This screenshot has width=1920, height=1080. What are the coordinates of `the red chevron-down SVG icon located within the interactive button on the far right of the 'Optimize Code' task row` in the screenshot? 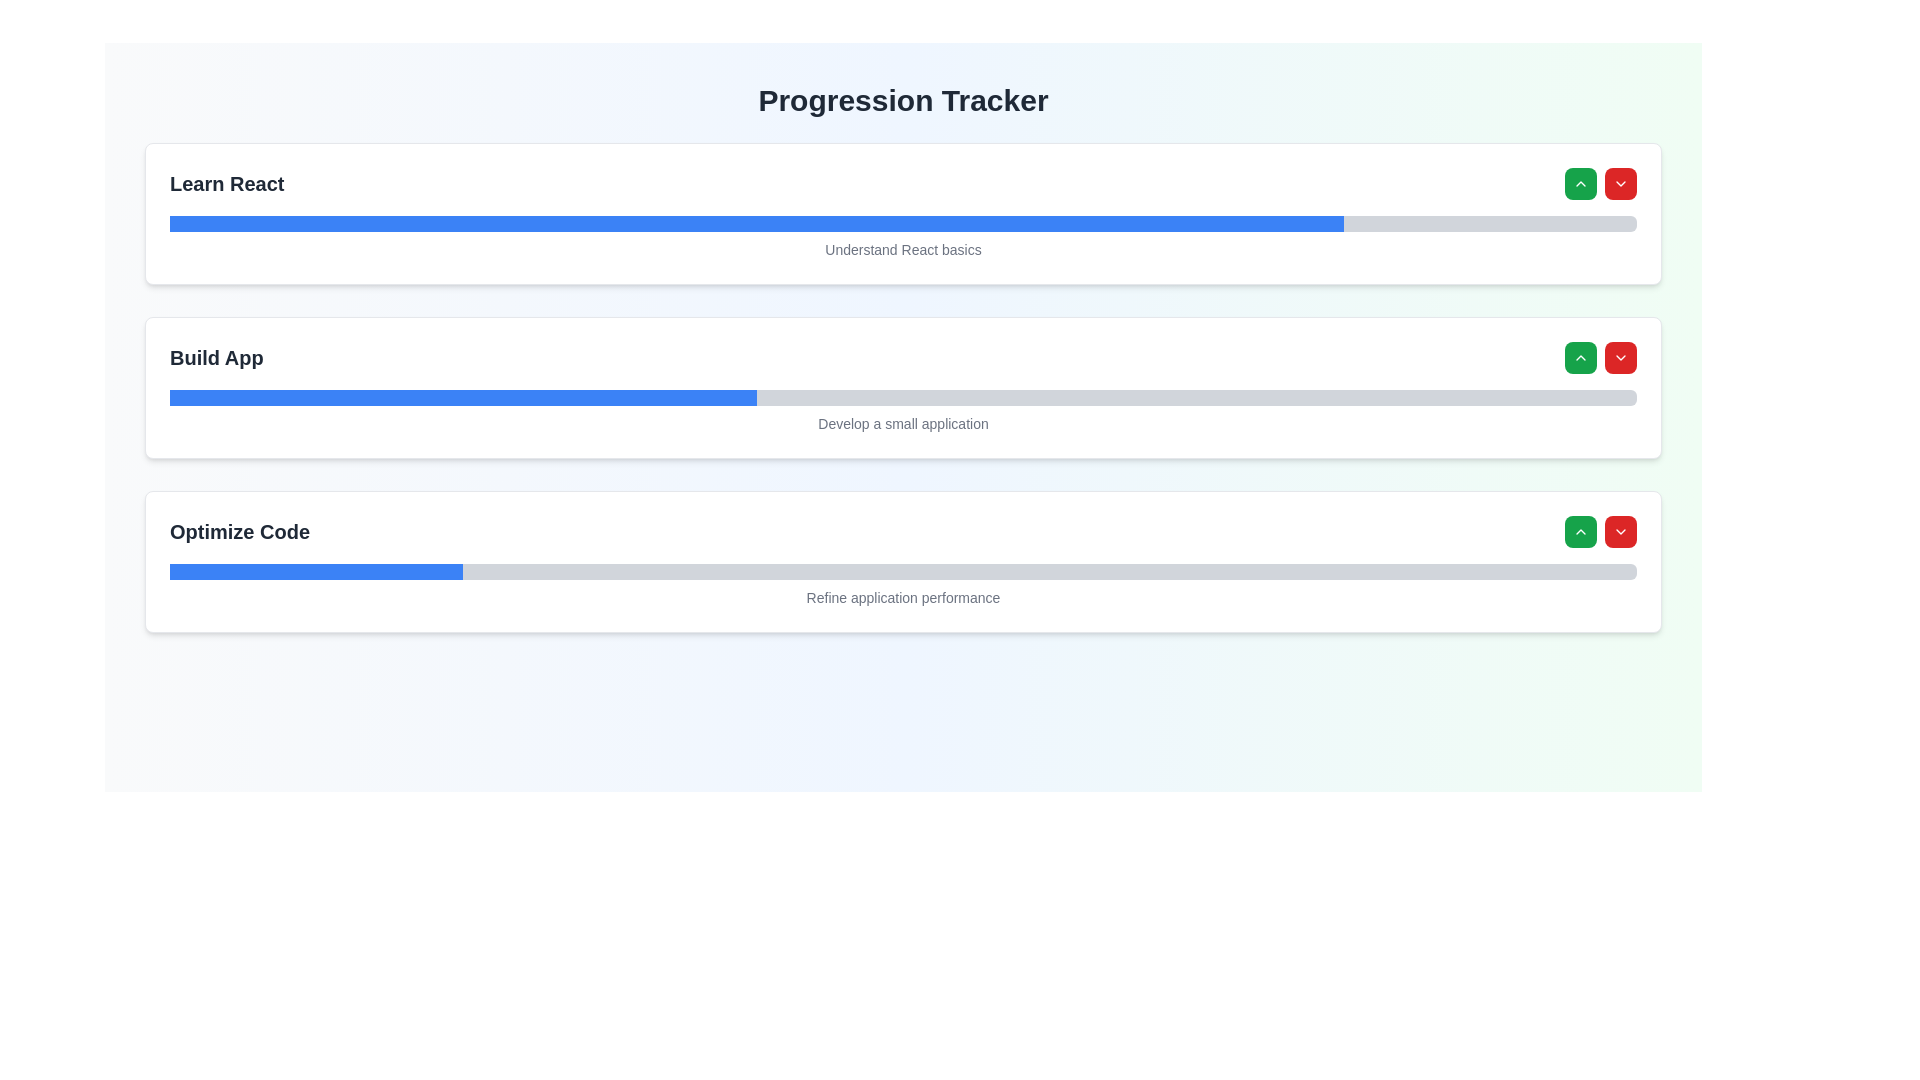 It's located at (1621, 531).